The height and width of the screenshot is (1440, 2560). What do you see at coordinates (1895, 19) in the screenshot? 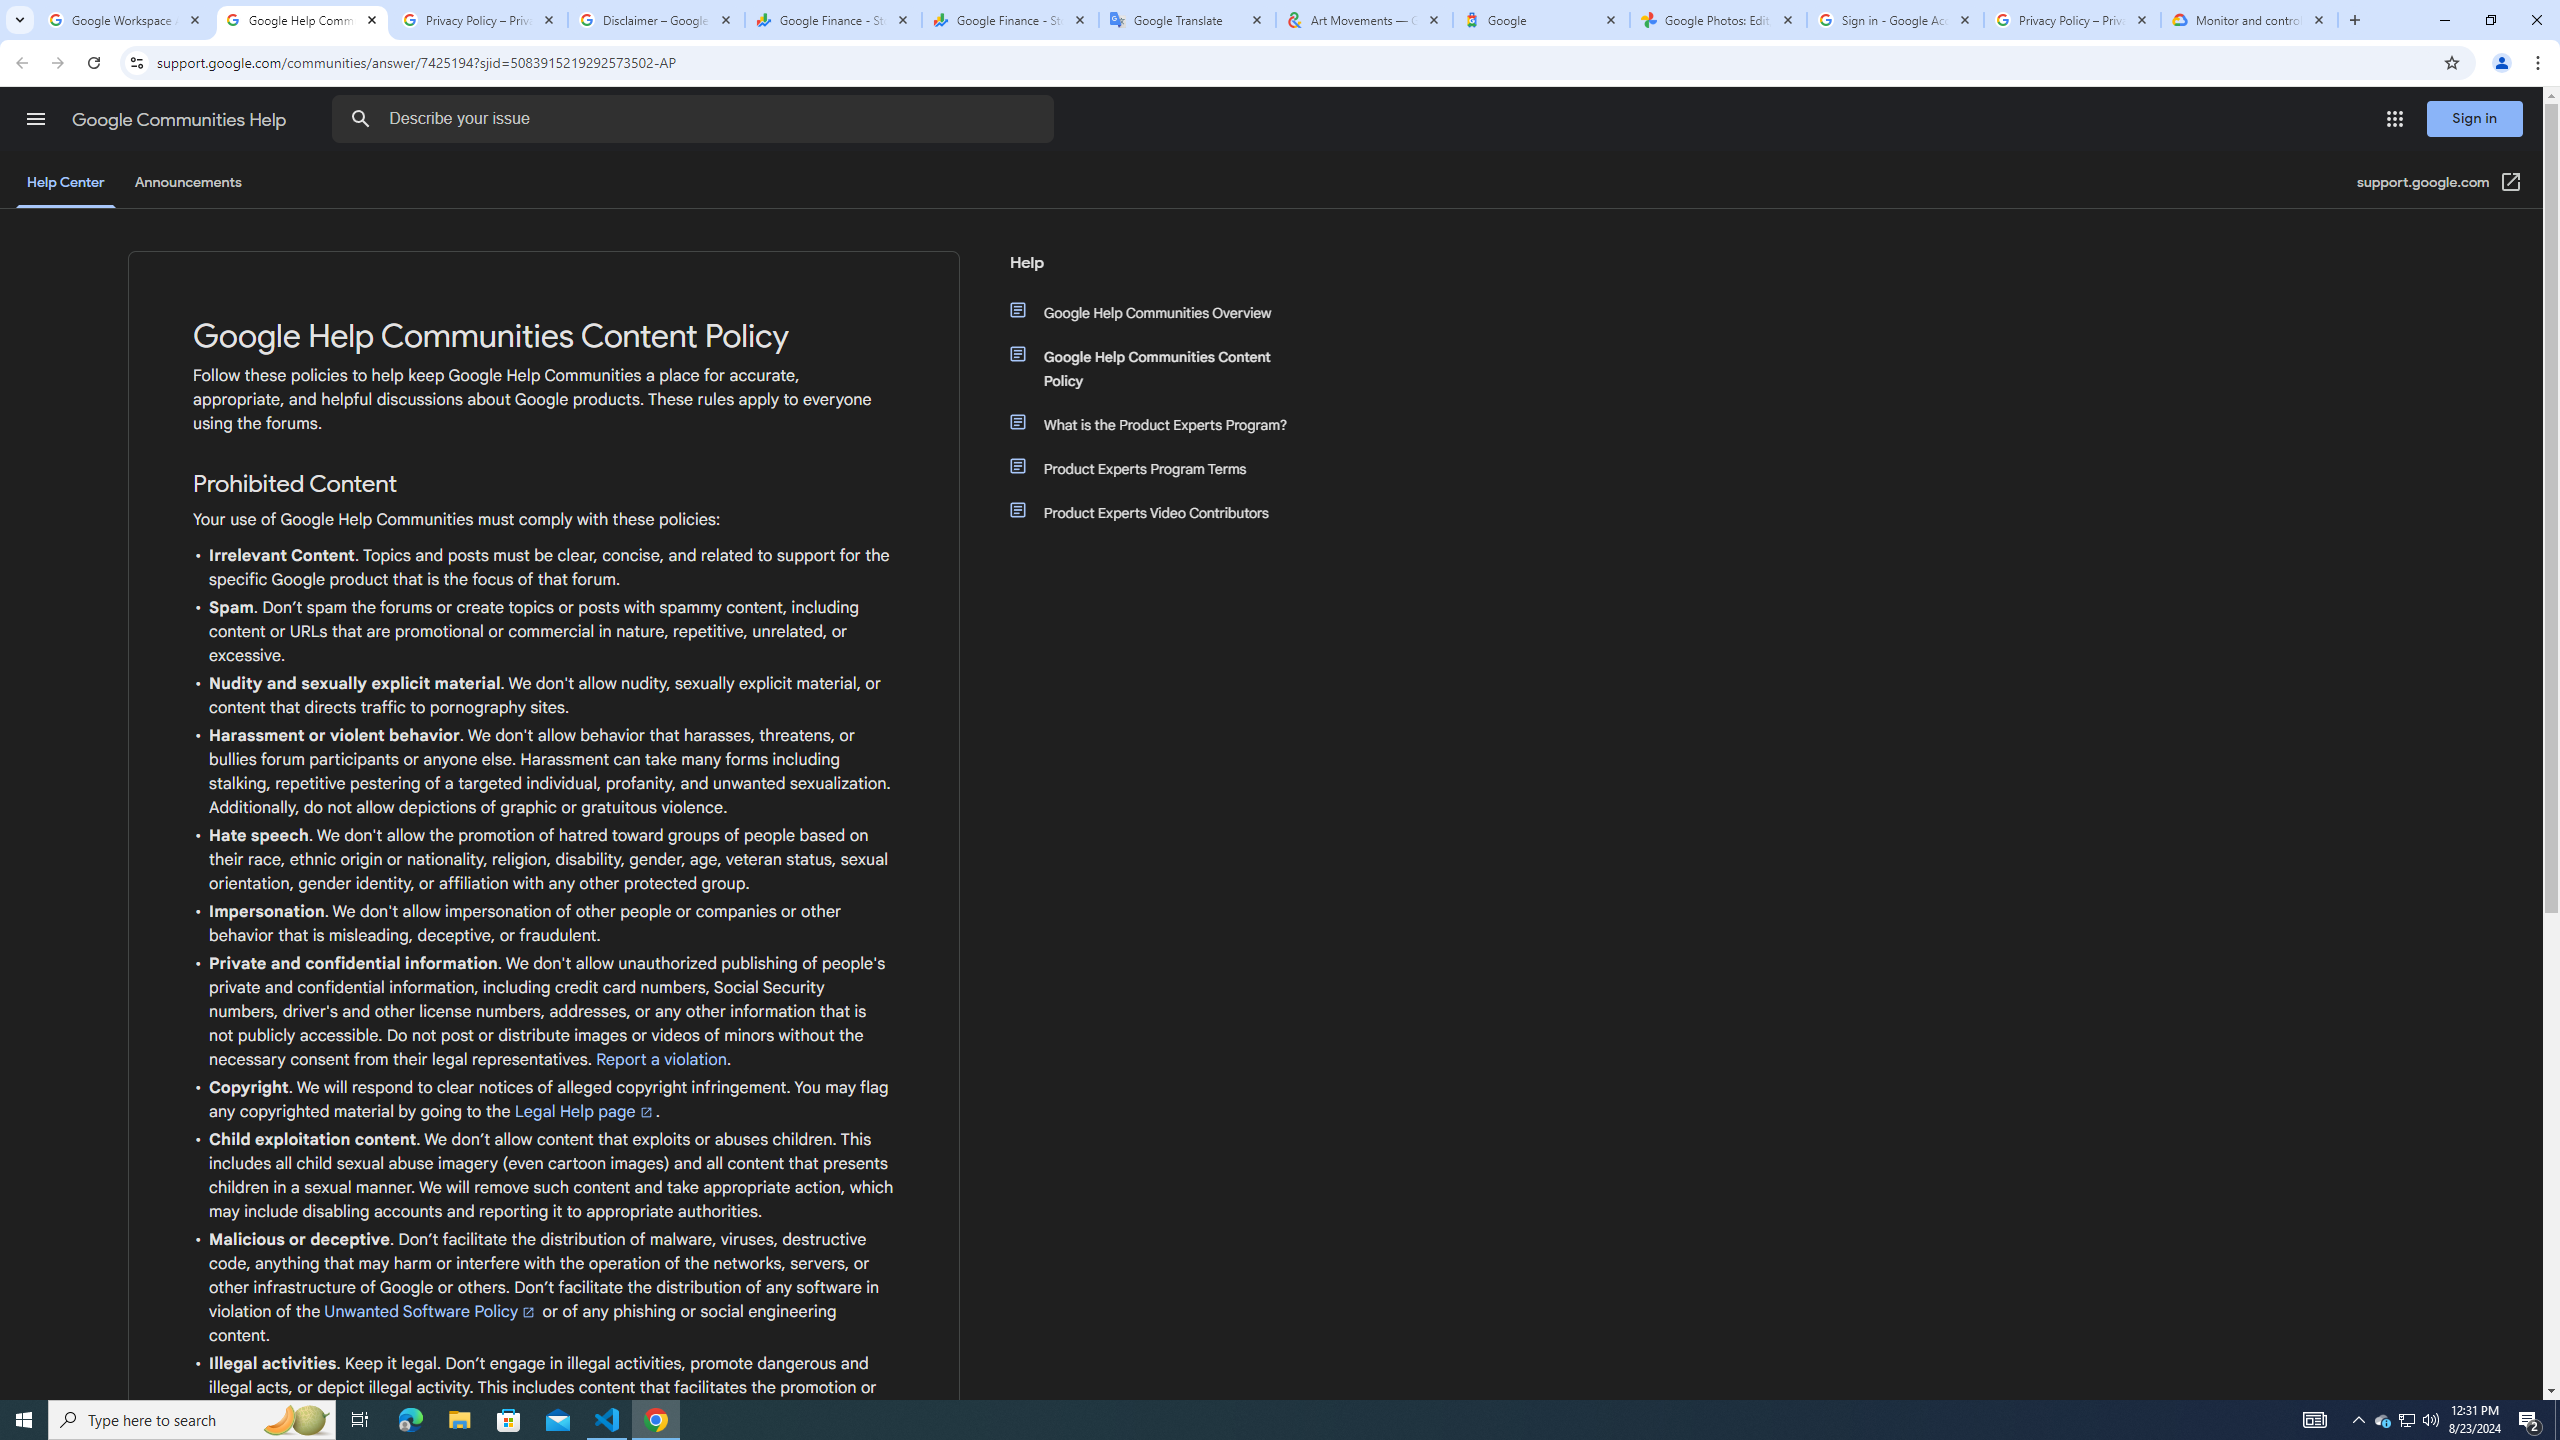
I see `'Sign in - Google Accounts'` at bounding box center [1895, 19].